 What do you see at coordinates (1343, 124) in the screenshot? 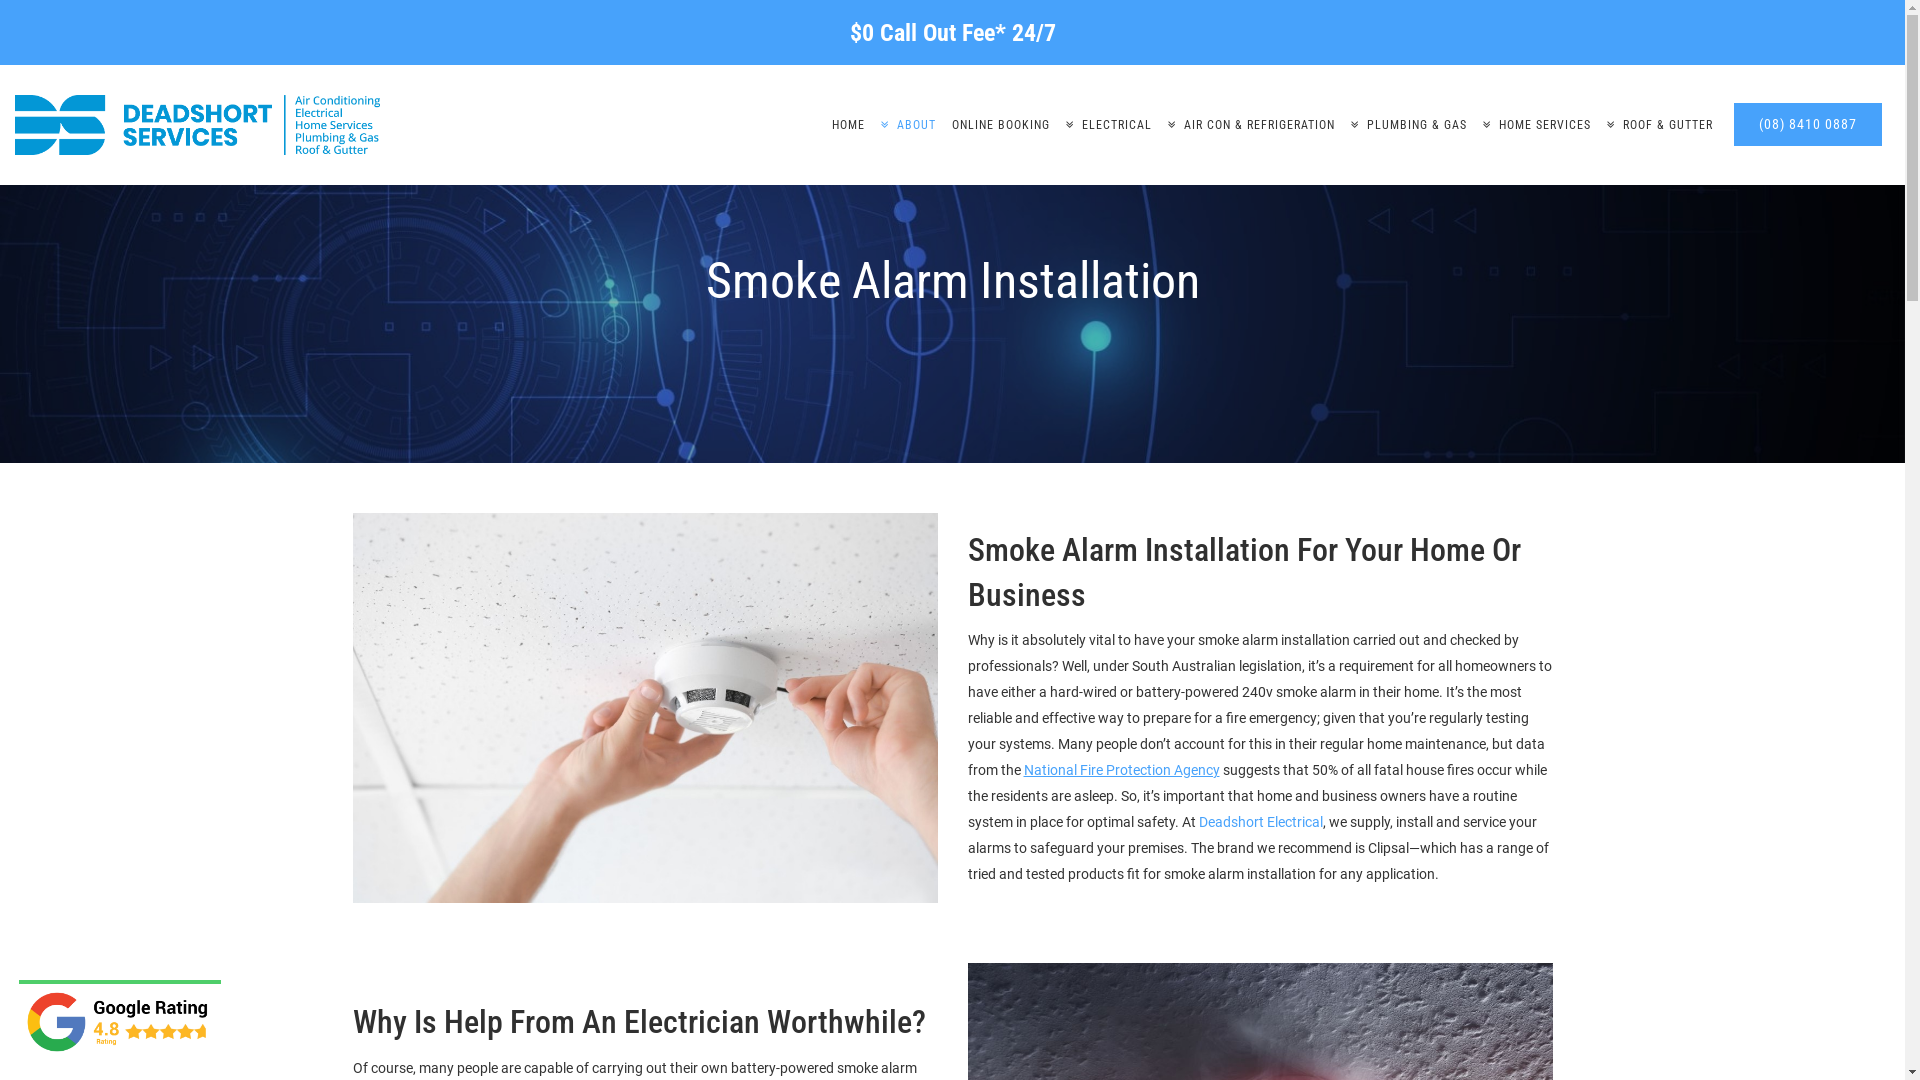
I see `'PLUMBING & GAS'` at bounding box center [1343, 124].